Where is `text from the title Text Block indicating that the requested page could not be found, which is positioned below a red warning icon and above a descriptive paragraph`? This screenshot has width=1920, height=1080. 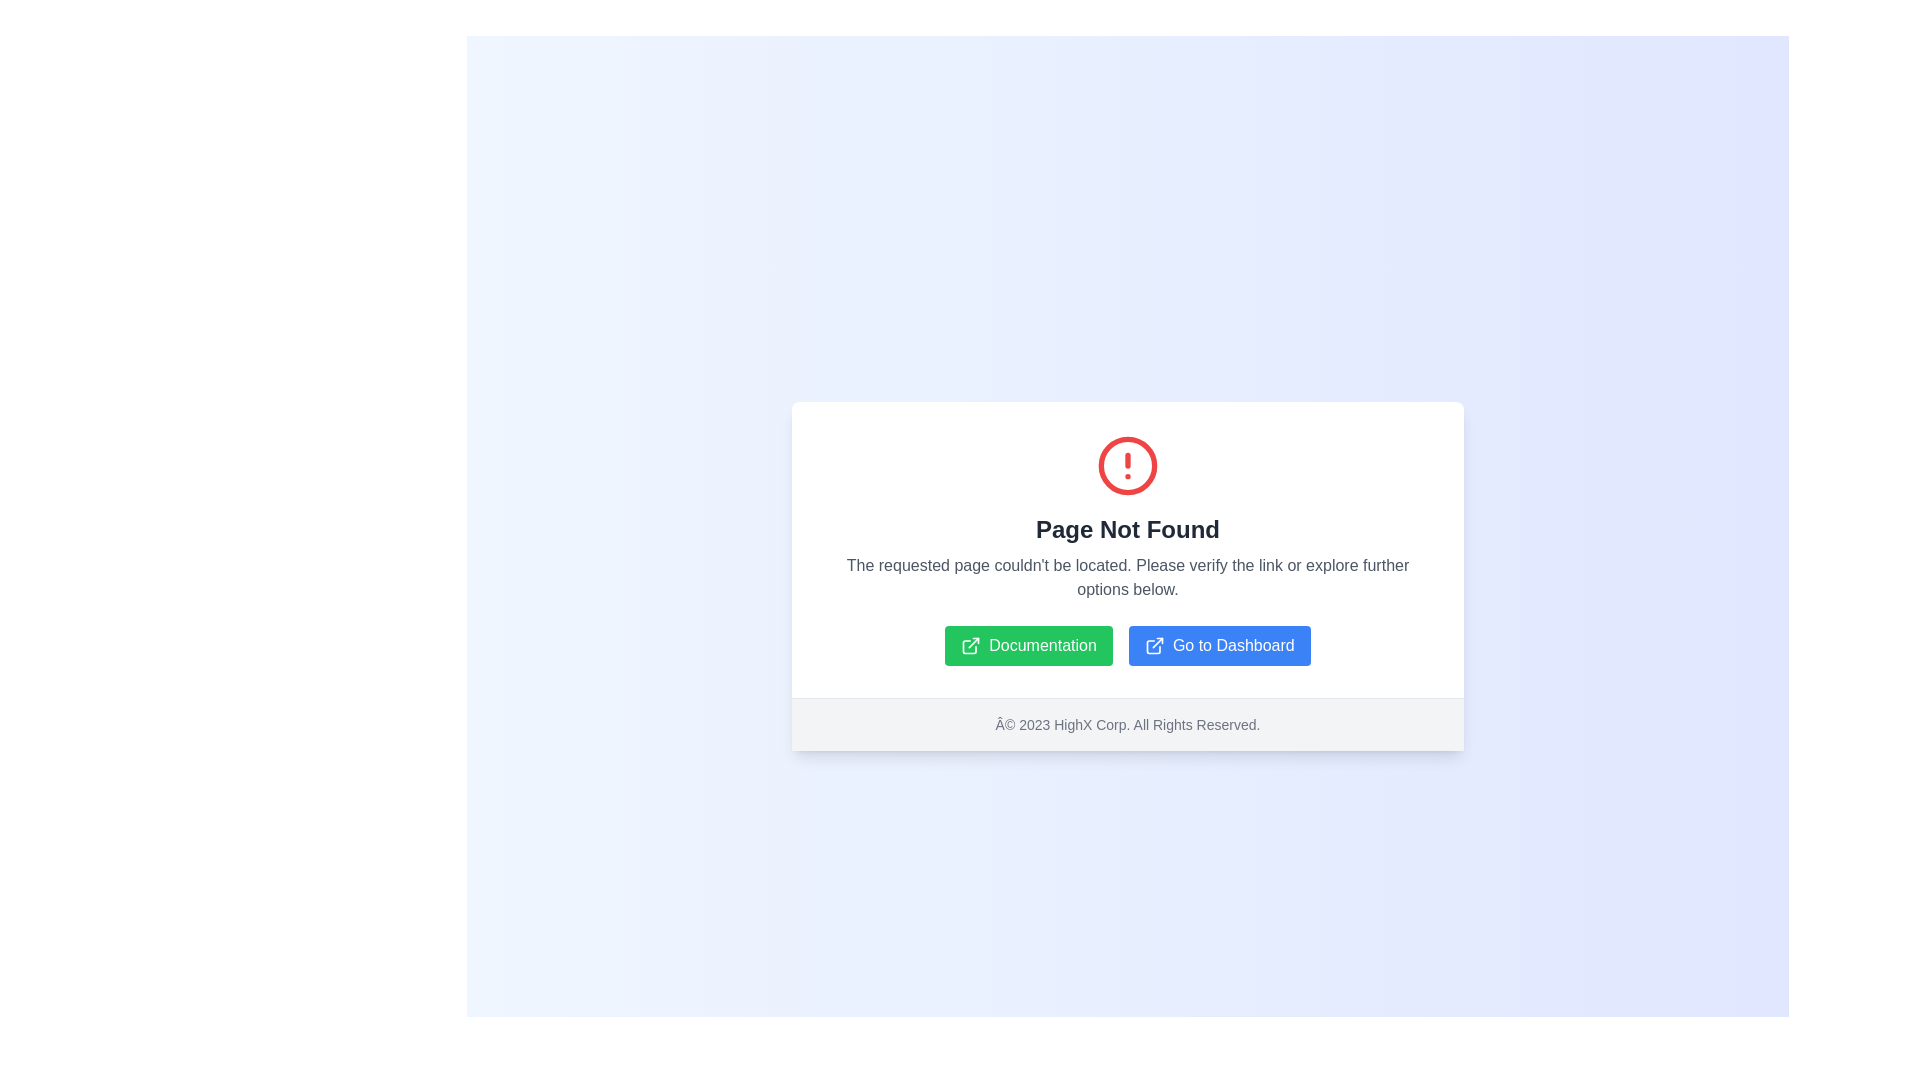
text from the title Text Block indicating that the requested page could not be found, which is positioned below a red warning icon and above a descriptive paragraph is located at coordinates (1128, 528).